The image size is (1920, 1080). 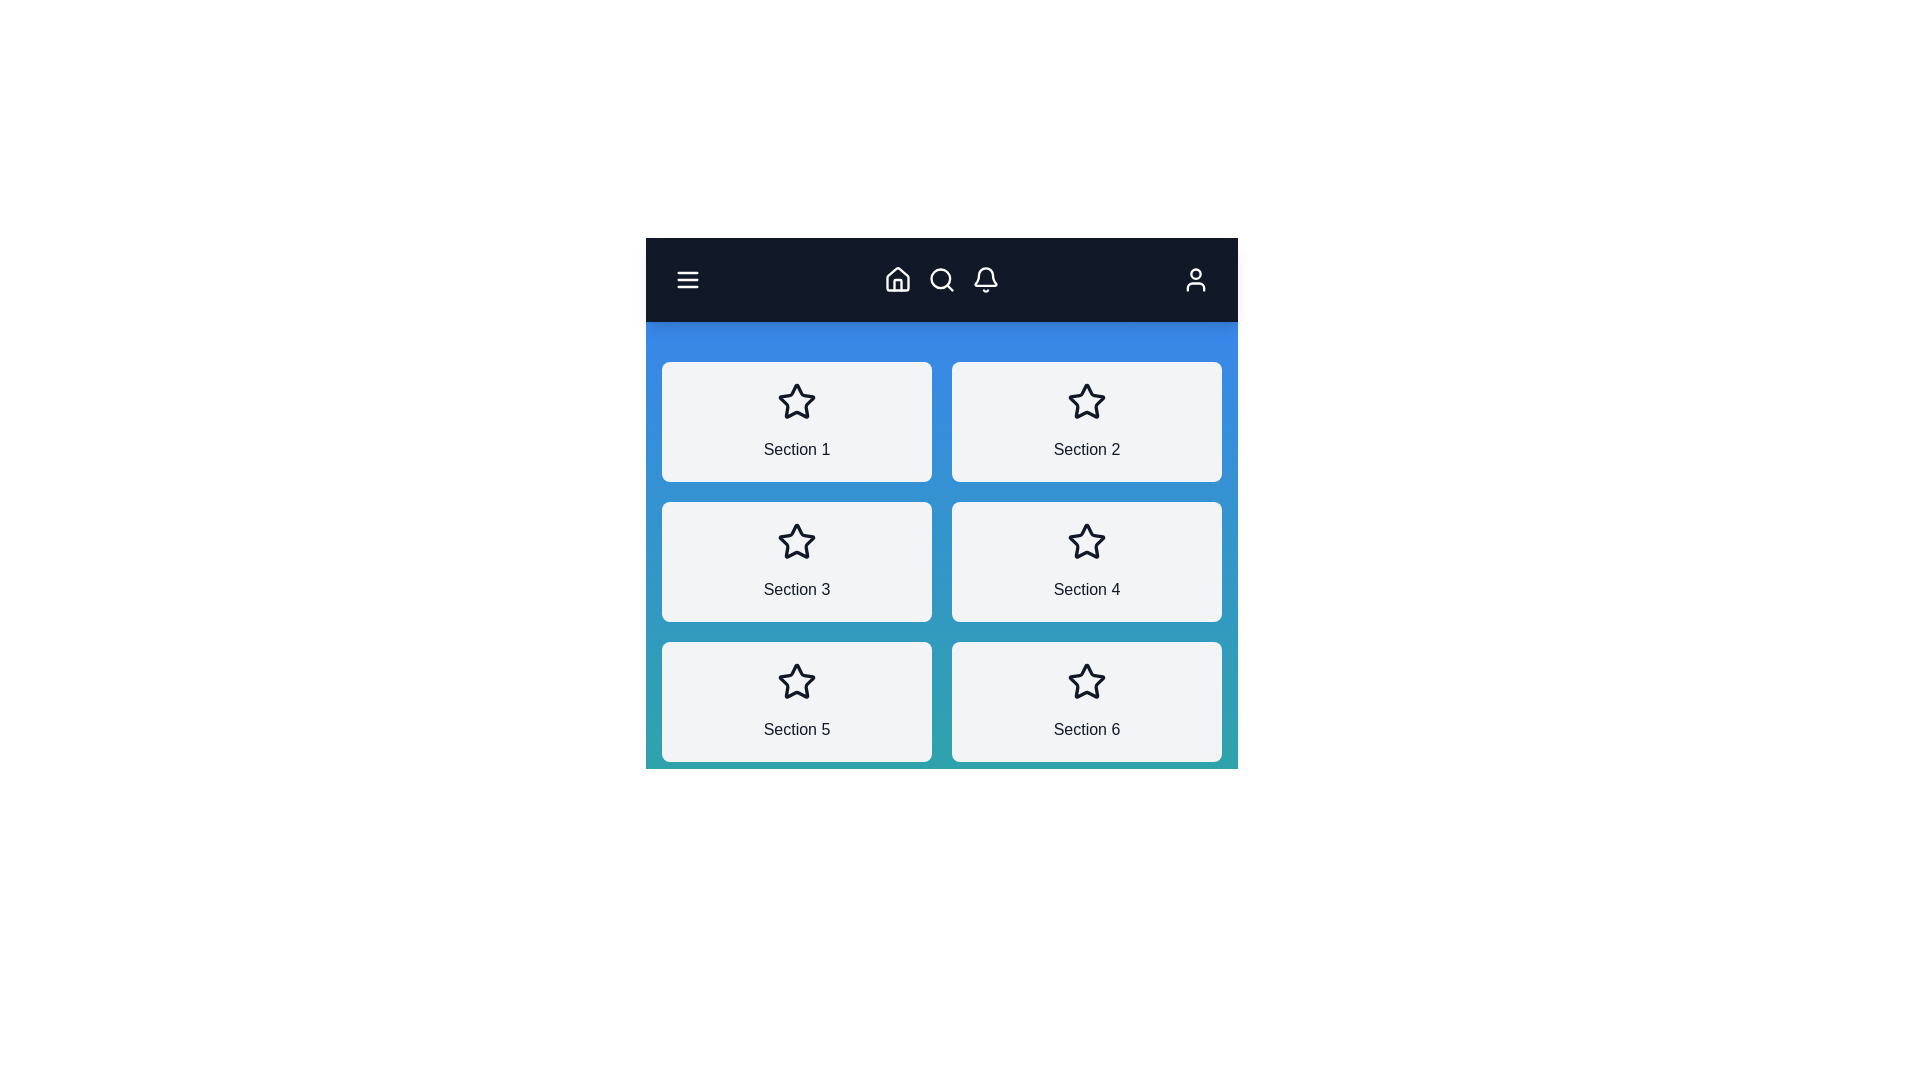 I want to click on the section labeled Section 5 to view its details, so click(x=795, y=701).